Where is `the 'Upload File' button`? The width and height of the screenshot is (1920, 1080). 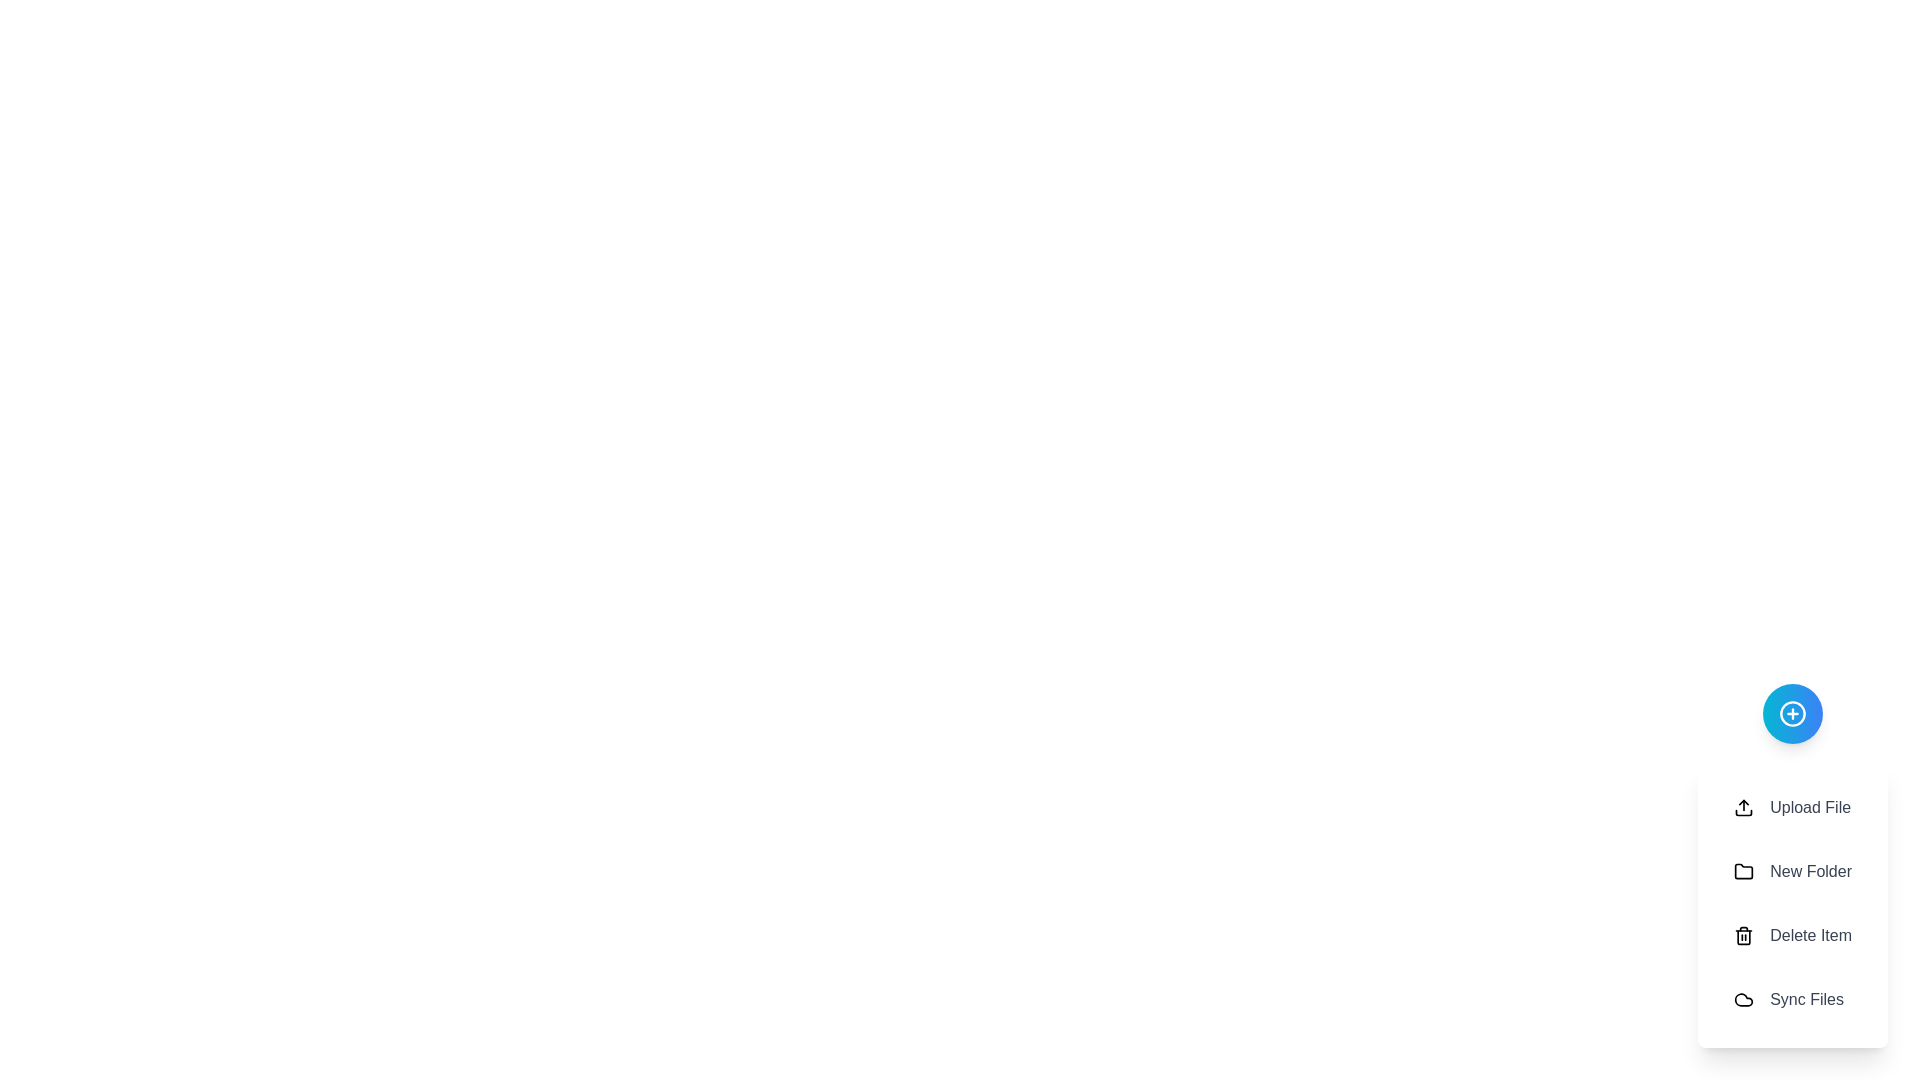
the 'Upload File' button is located at coordinates (1793, 806).